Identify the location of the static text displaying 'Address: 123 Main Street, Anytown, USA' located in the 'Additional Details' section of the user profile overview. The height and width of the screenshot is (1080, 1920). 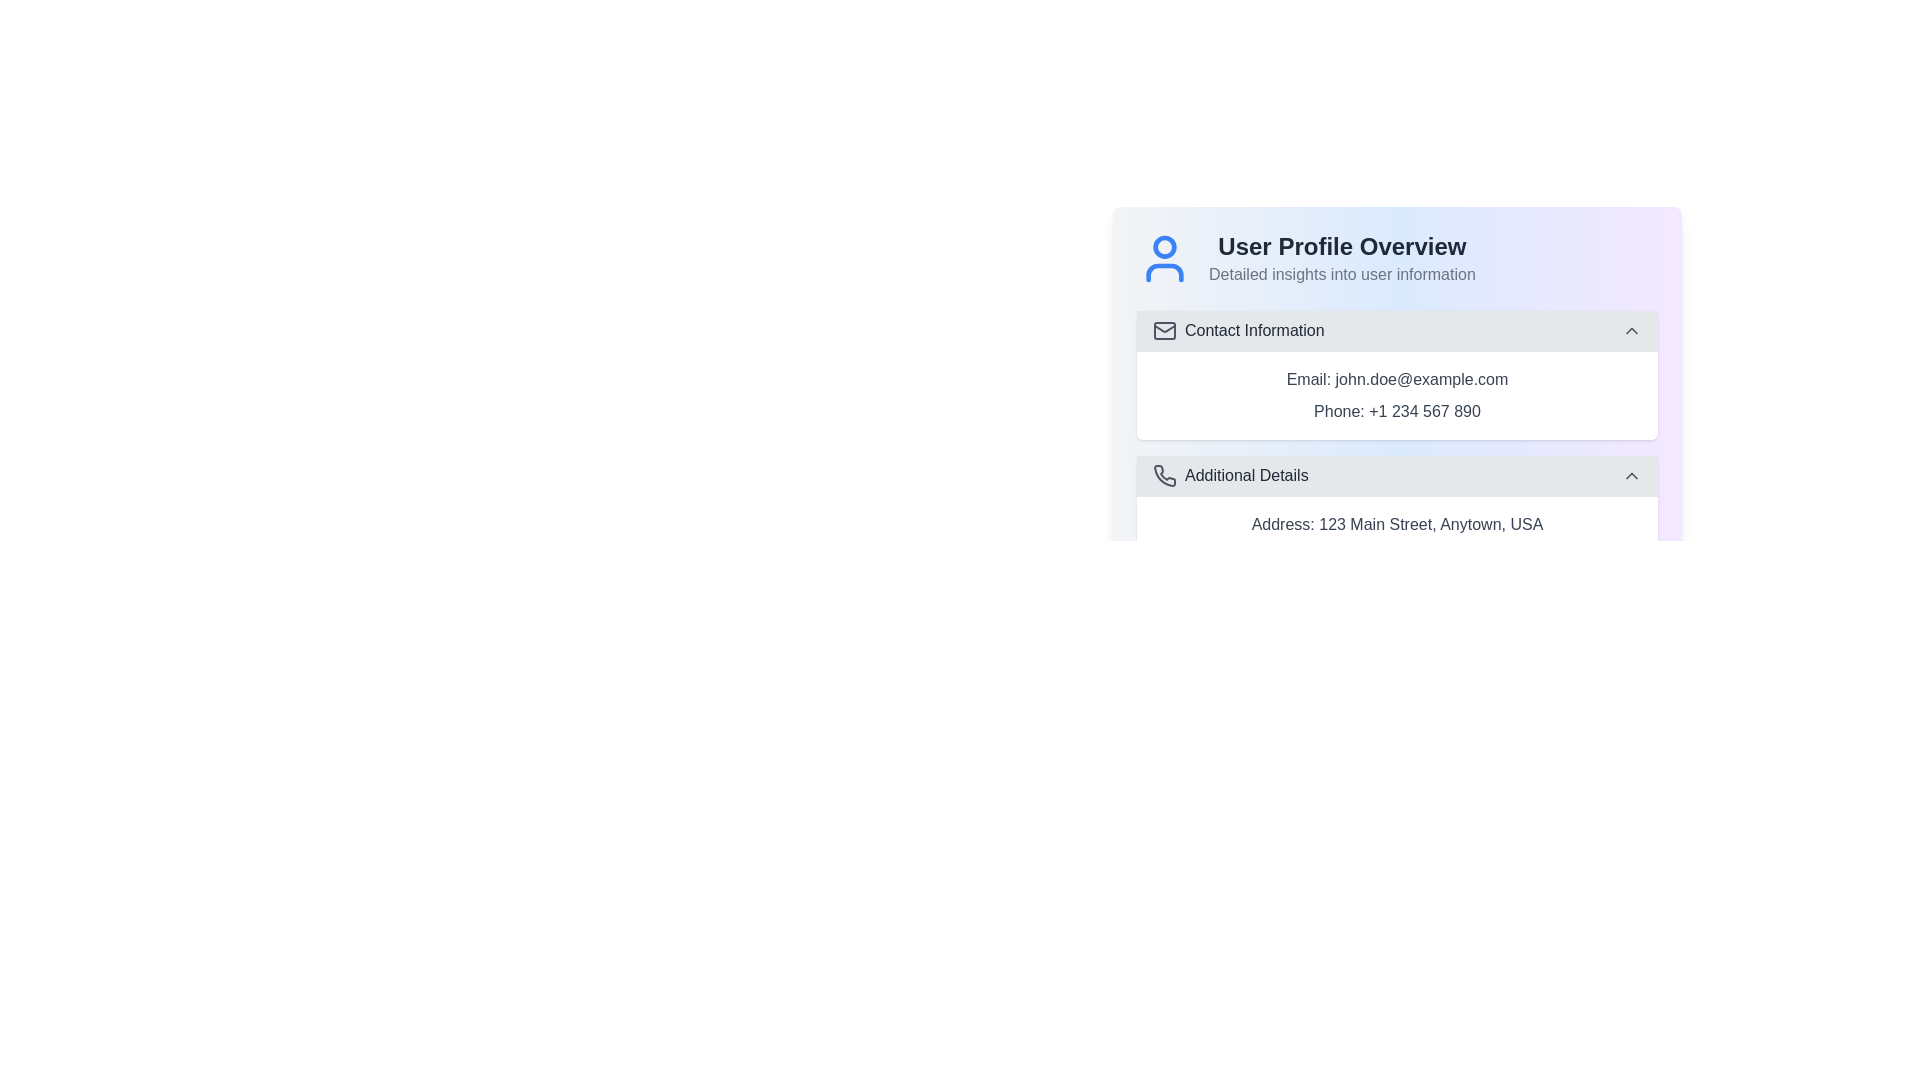
(1396, 523).